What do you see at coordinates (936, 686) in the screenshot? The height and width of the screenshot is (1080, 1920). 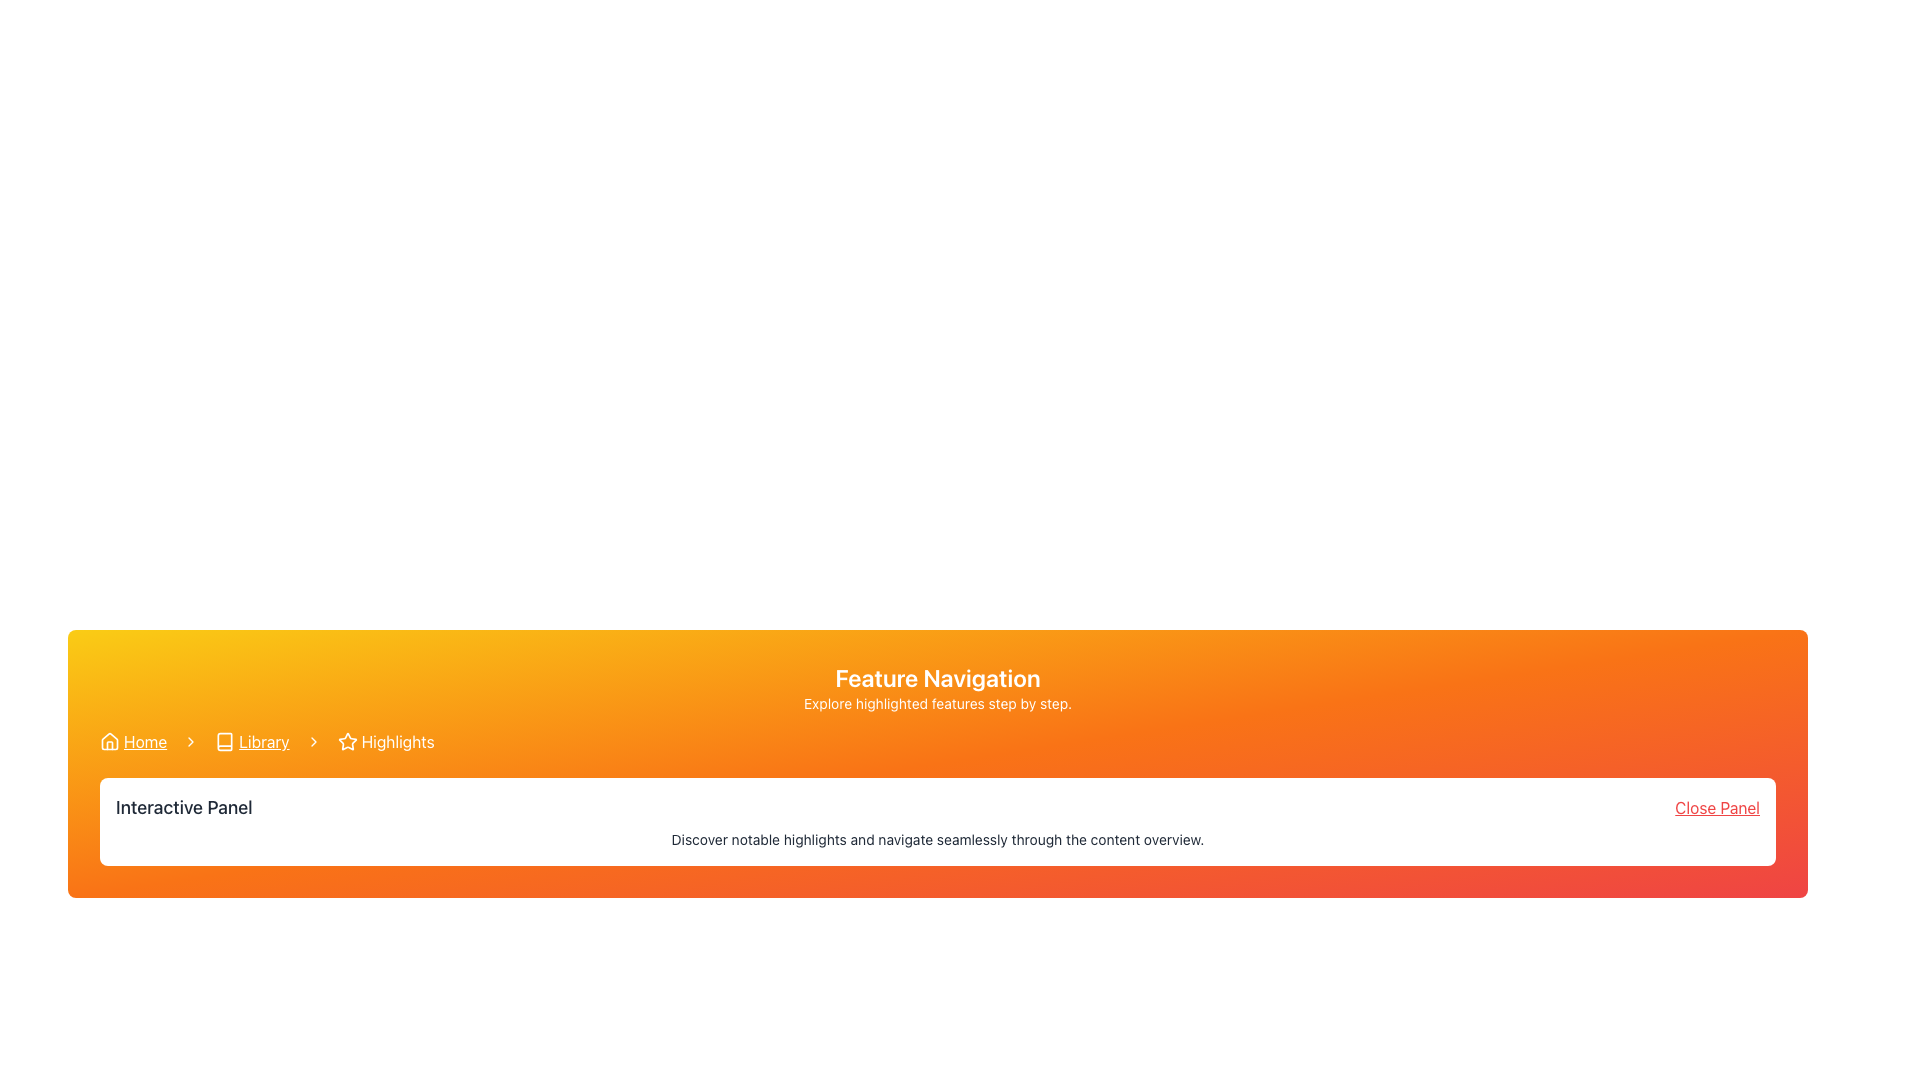 I see `Header text block that introduces the feature navigation guide, located at the top center of the interface` at bounding box center [936, 686].